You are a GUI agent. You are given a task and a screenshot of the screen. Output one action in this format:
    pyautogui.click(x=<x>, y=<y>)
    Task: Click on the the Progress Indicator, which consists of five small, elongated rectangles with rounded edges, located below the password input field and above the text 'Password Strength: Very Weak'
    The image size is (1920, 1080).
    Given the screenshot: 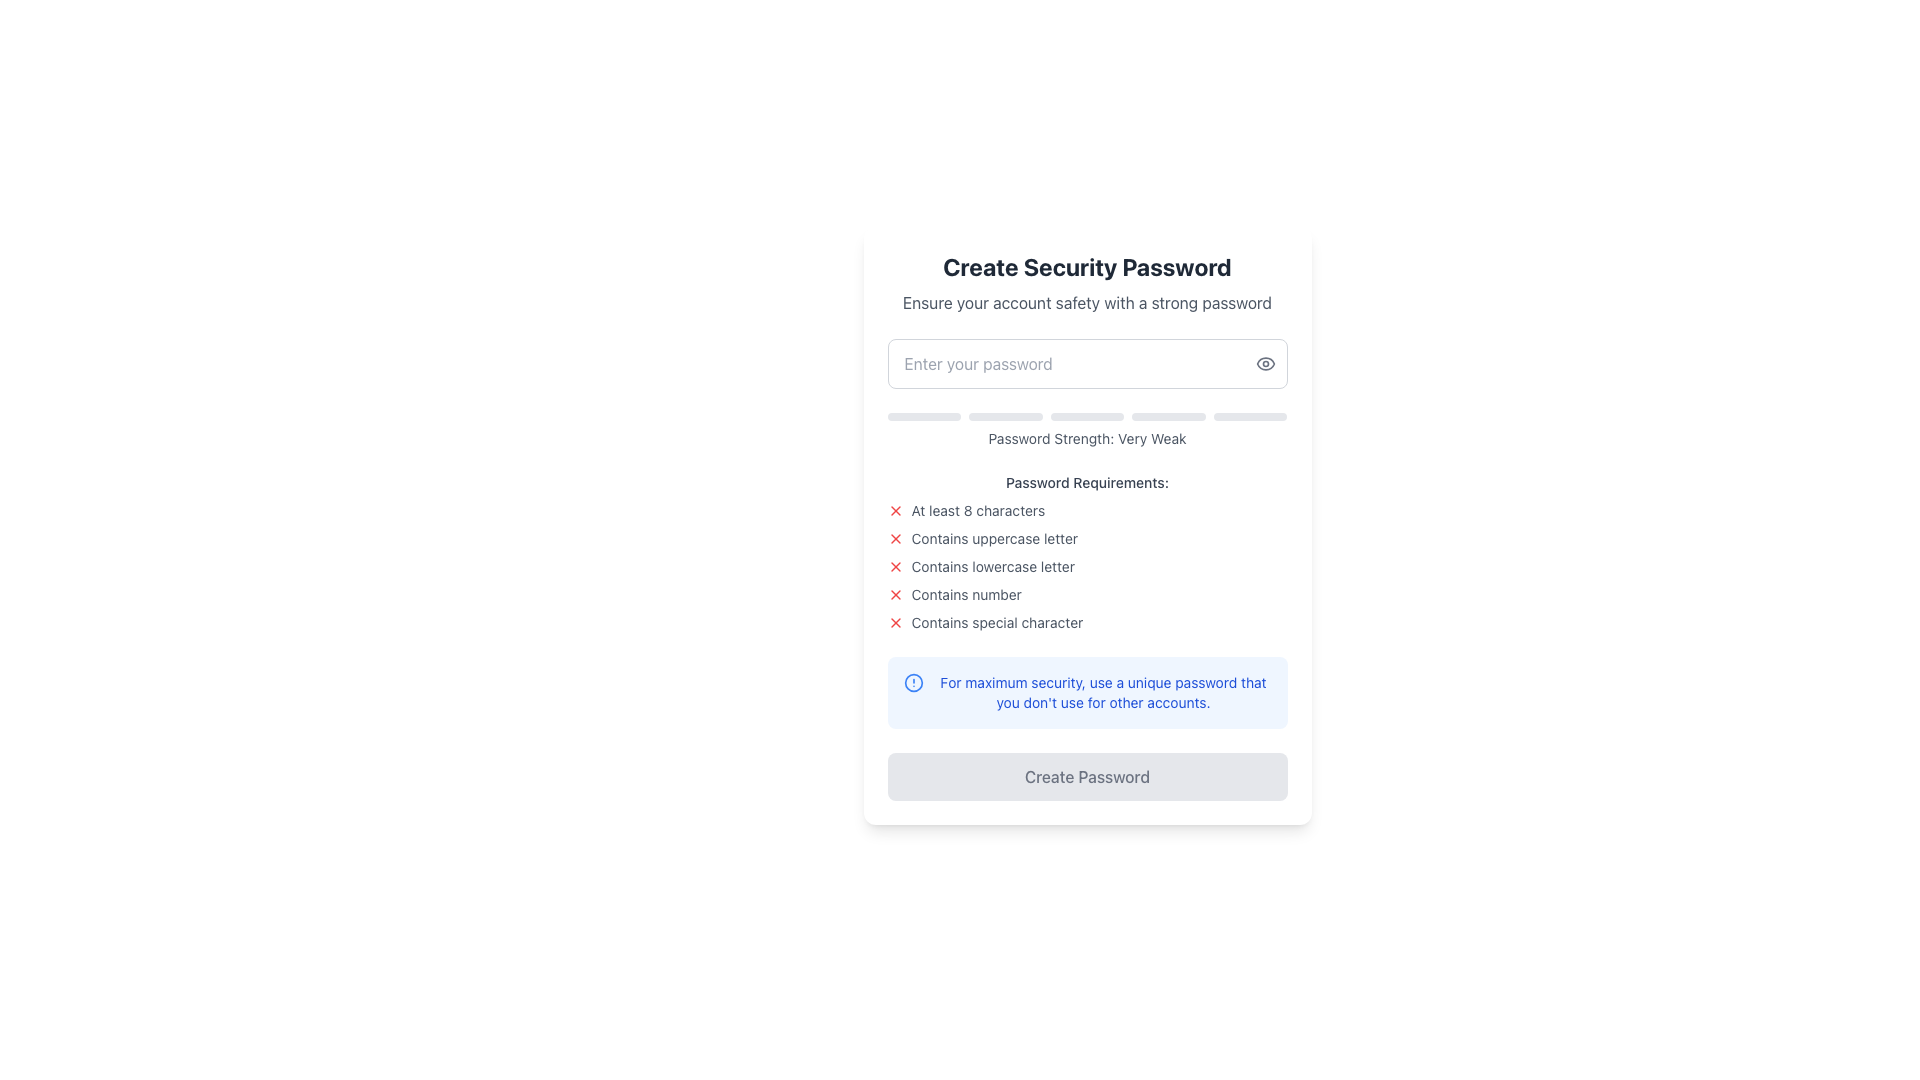 What is the action you would take?
    pyautogui.click(x=1086, y=415)
    